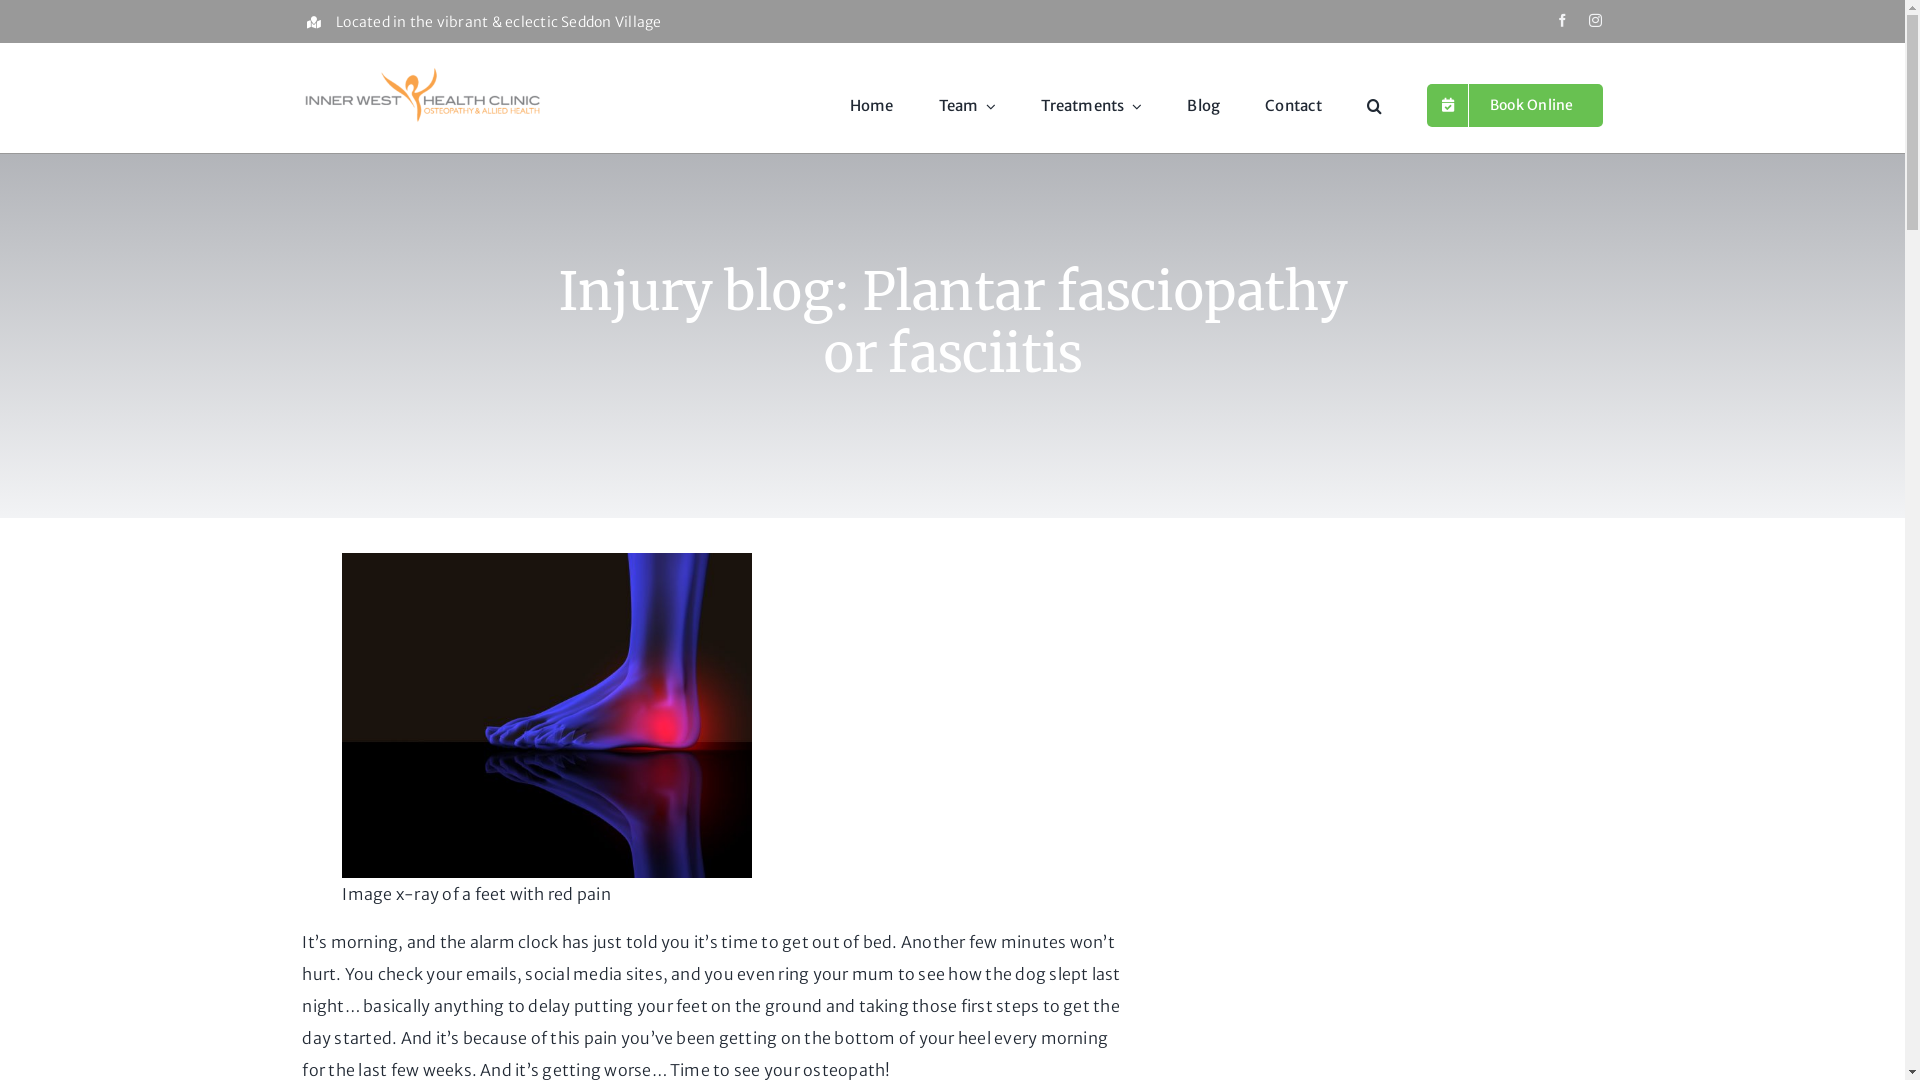  I want to click on 'Contact', so click(1293, 105).